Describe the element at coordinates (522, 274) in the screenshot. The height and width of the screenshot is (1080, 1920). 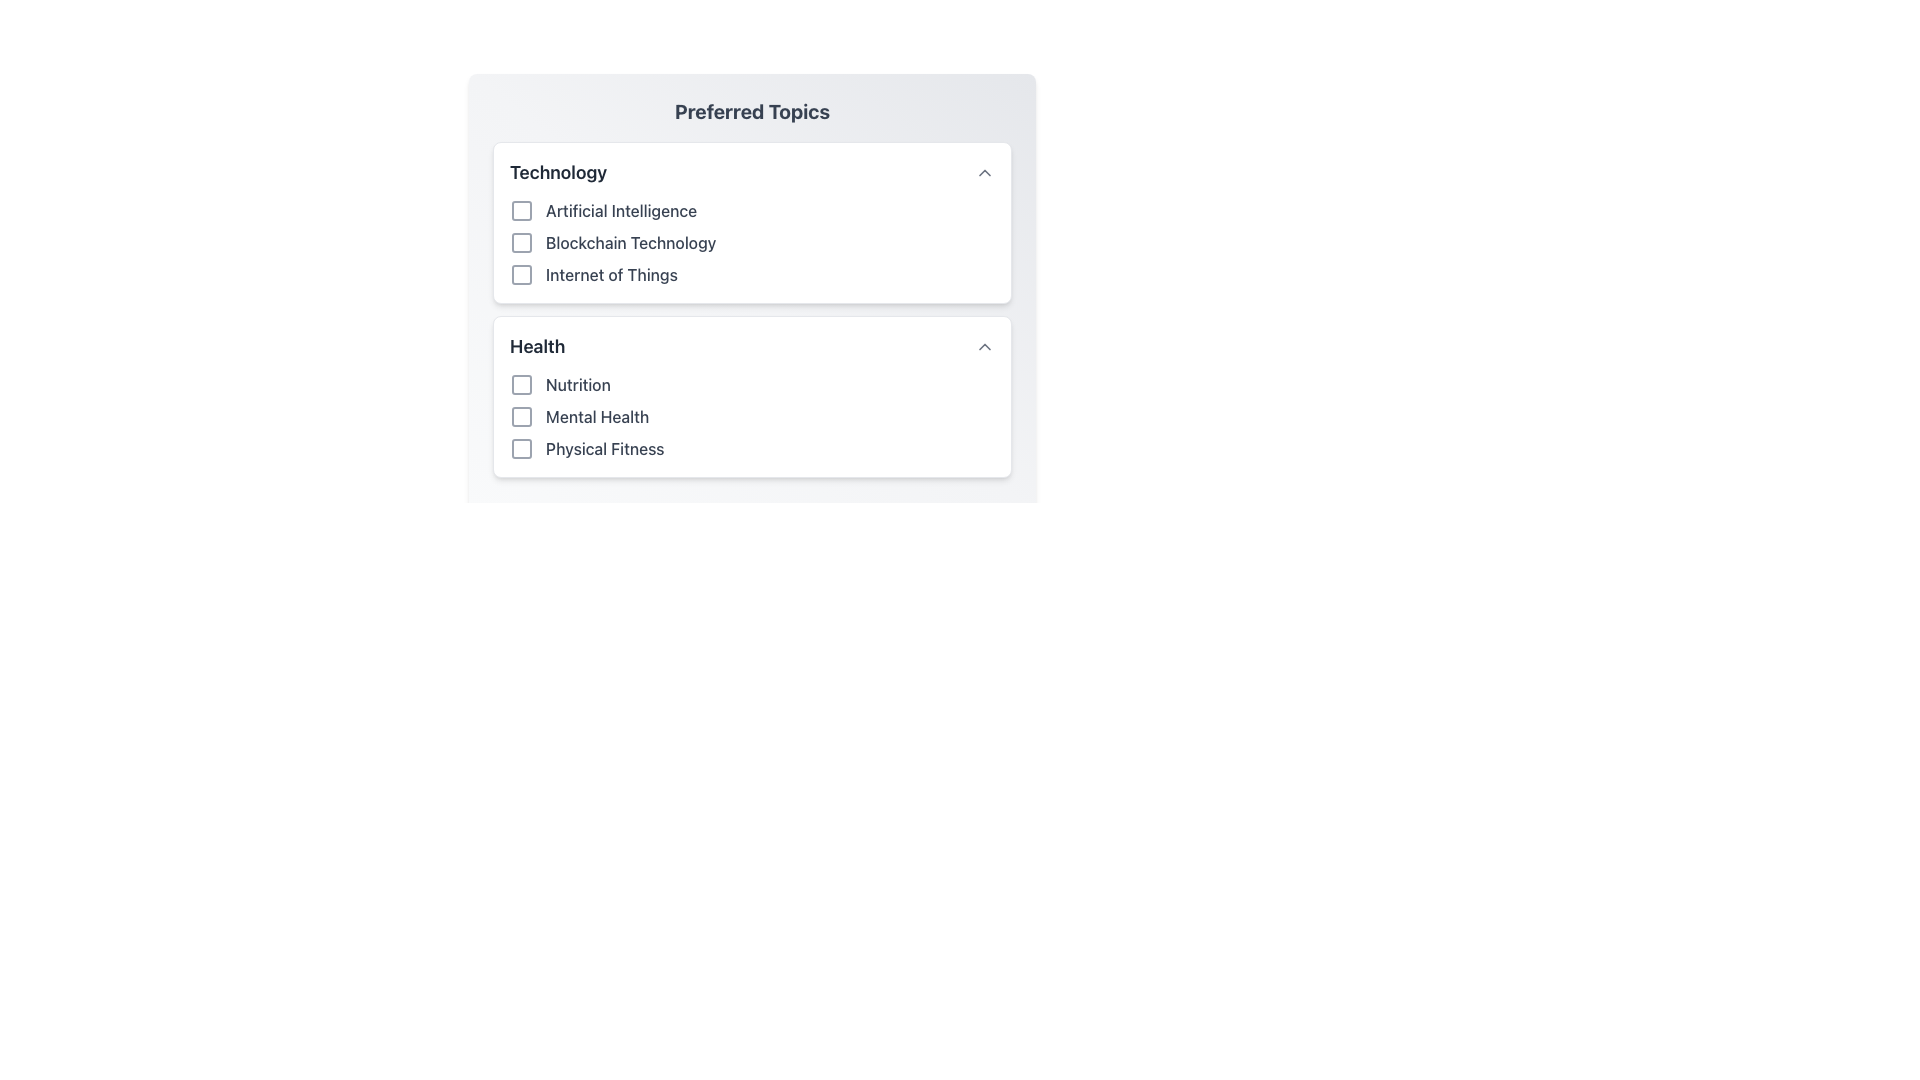
I see `the checkbox` at that location.